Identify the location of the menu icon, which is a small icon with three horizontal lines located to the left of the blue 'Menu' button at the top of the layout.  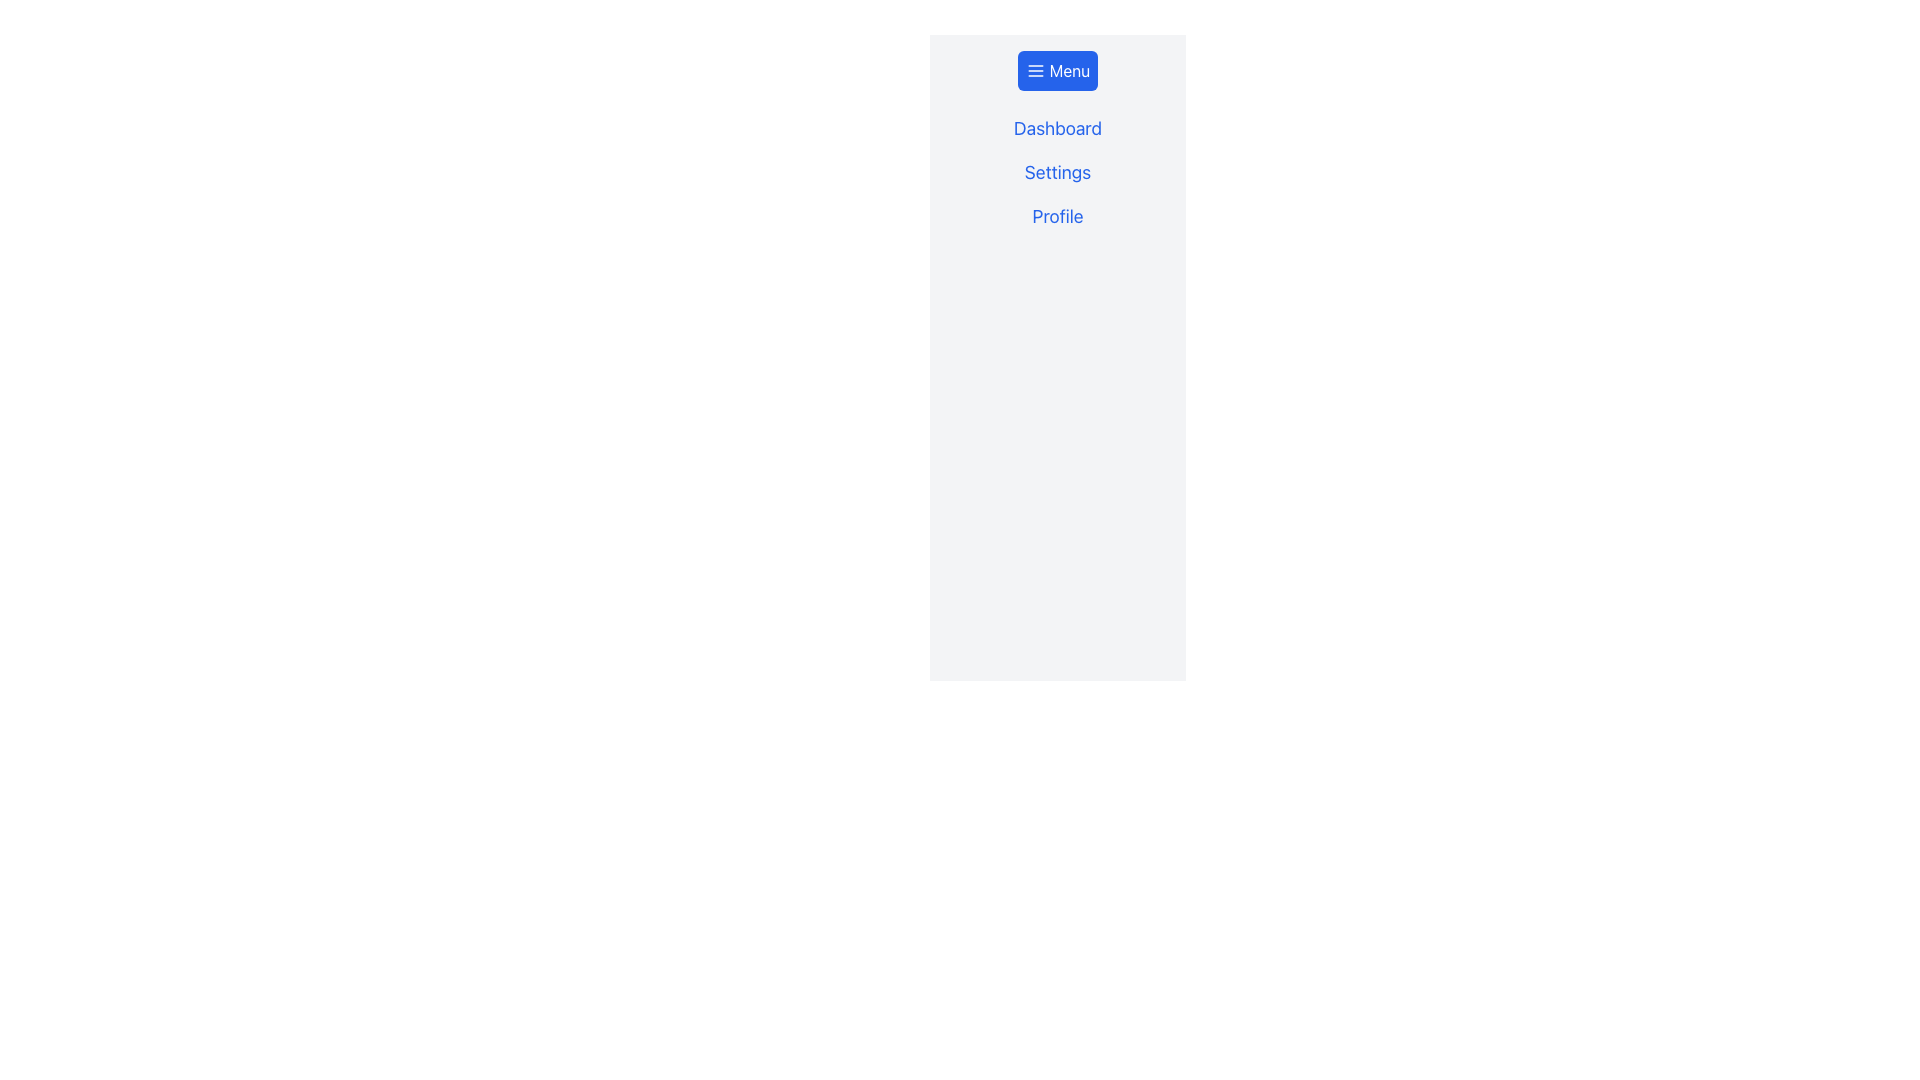
(1035, 69).